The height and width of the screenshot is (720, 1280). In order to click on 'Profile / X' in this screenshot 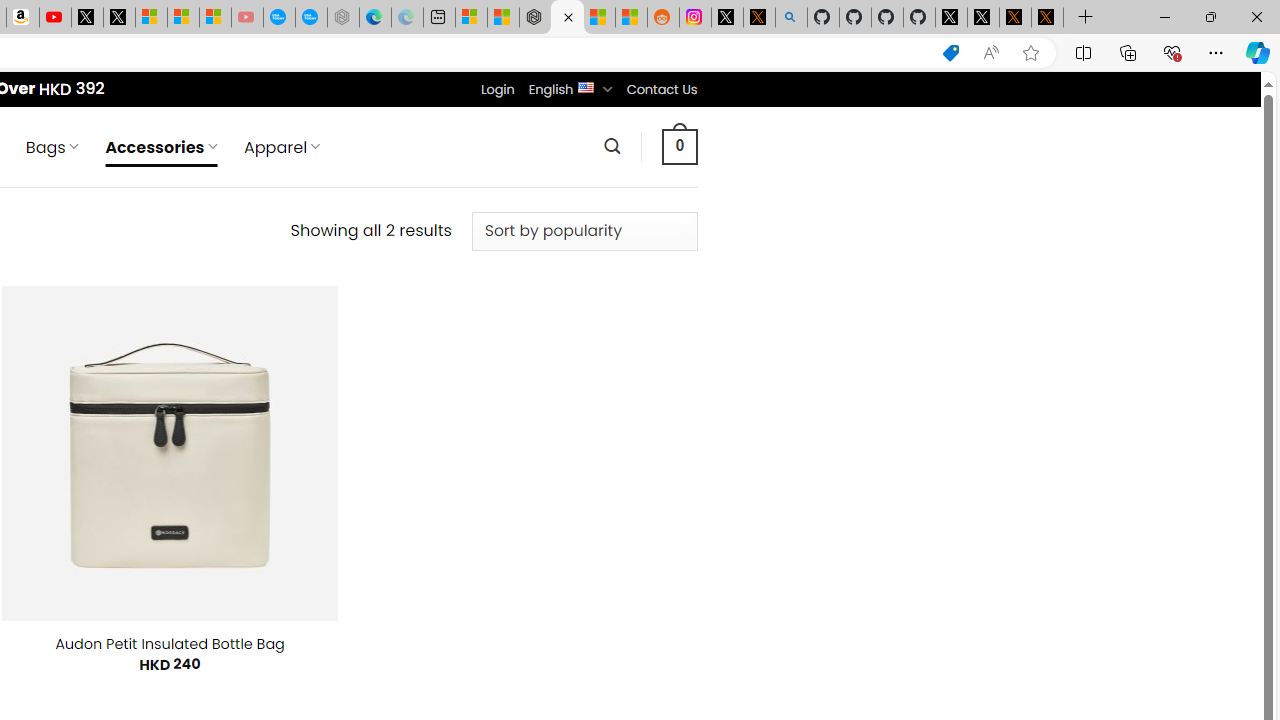, I will do `click(950, 17)`.